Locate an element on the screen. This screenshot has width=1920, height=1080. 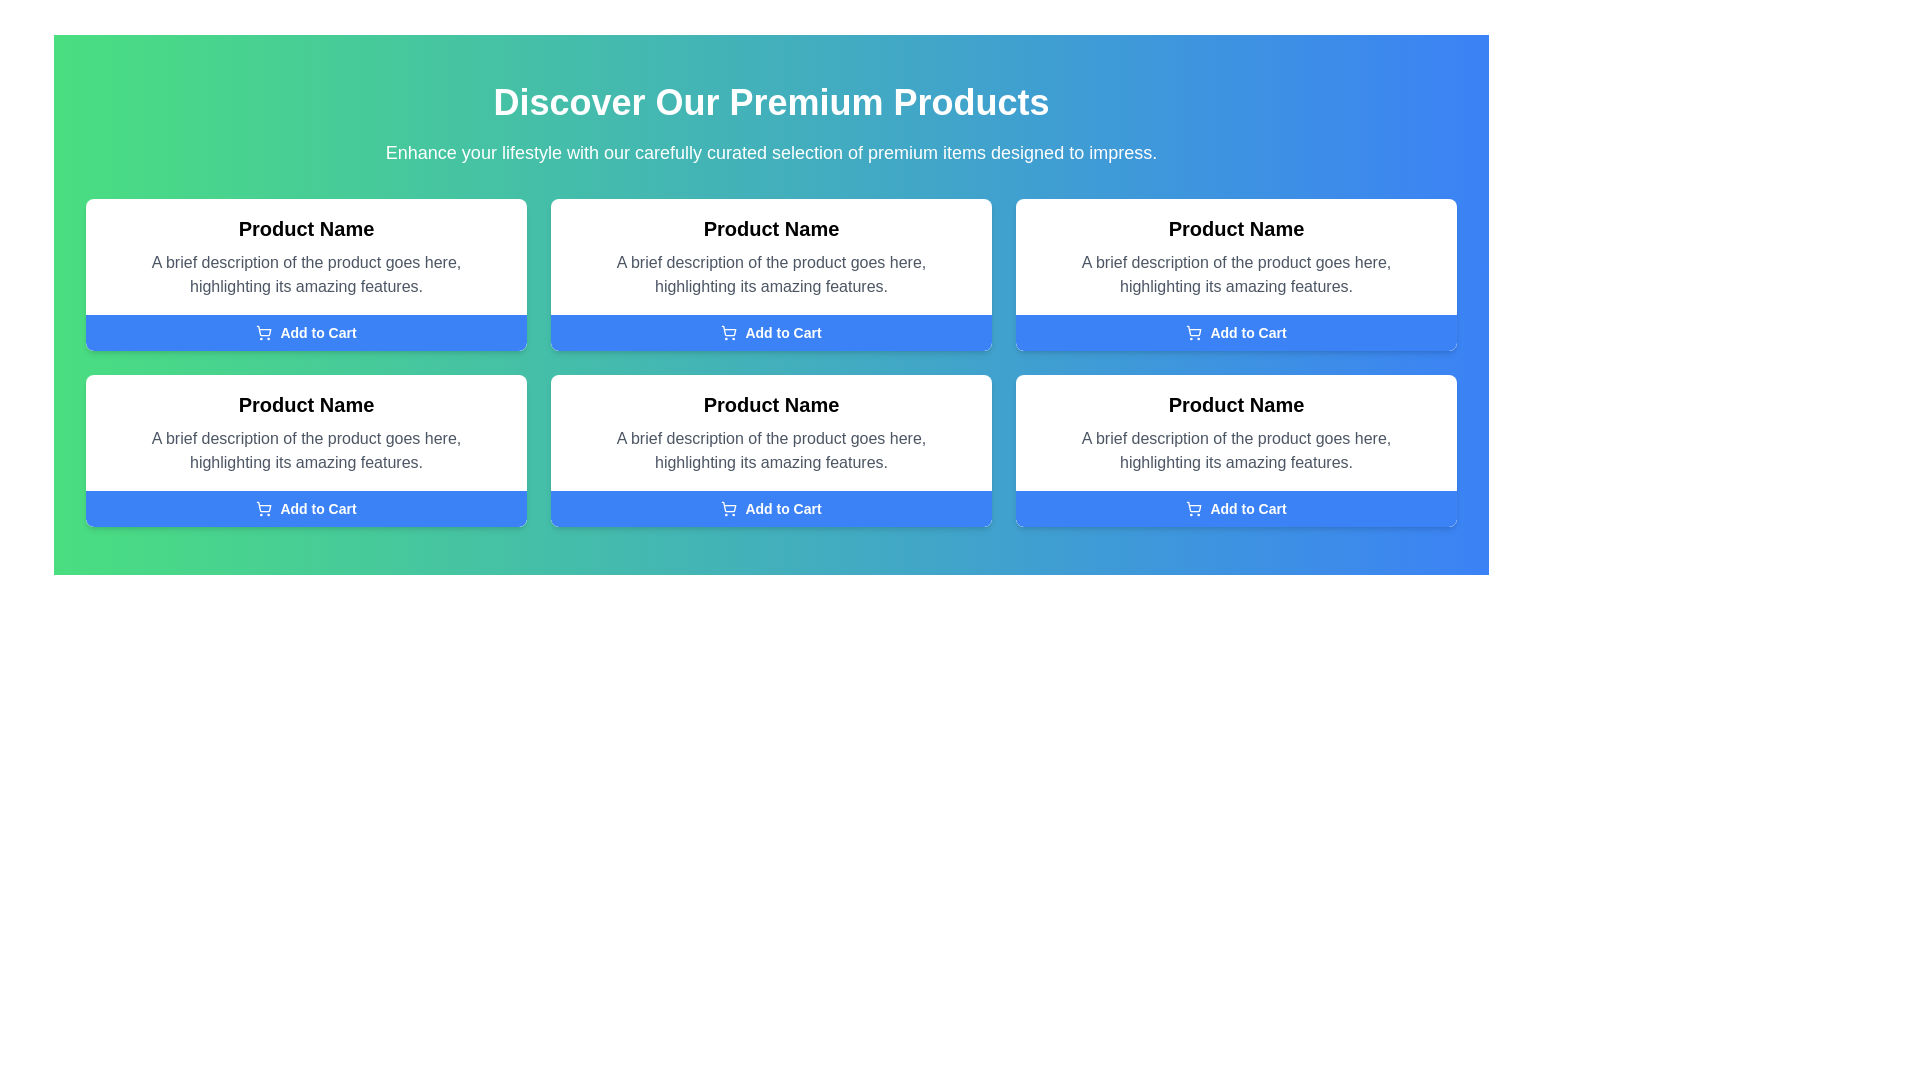
the shopping cart icon located within the blue 'Add to Cart' button in the fourth product display on the bottom row of the grid of product offerings is located at coordinates (1194, 506).